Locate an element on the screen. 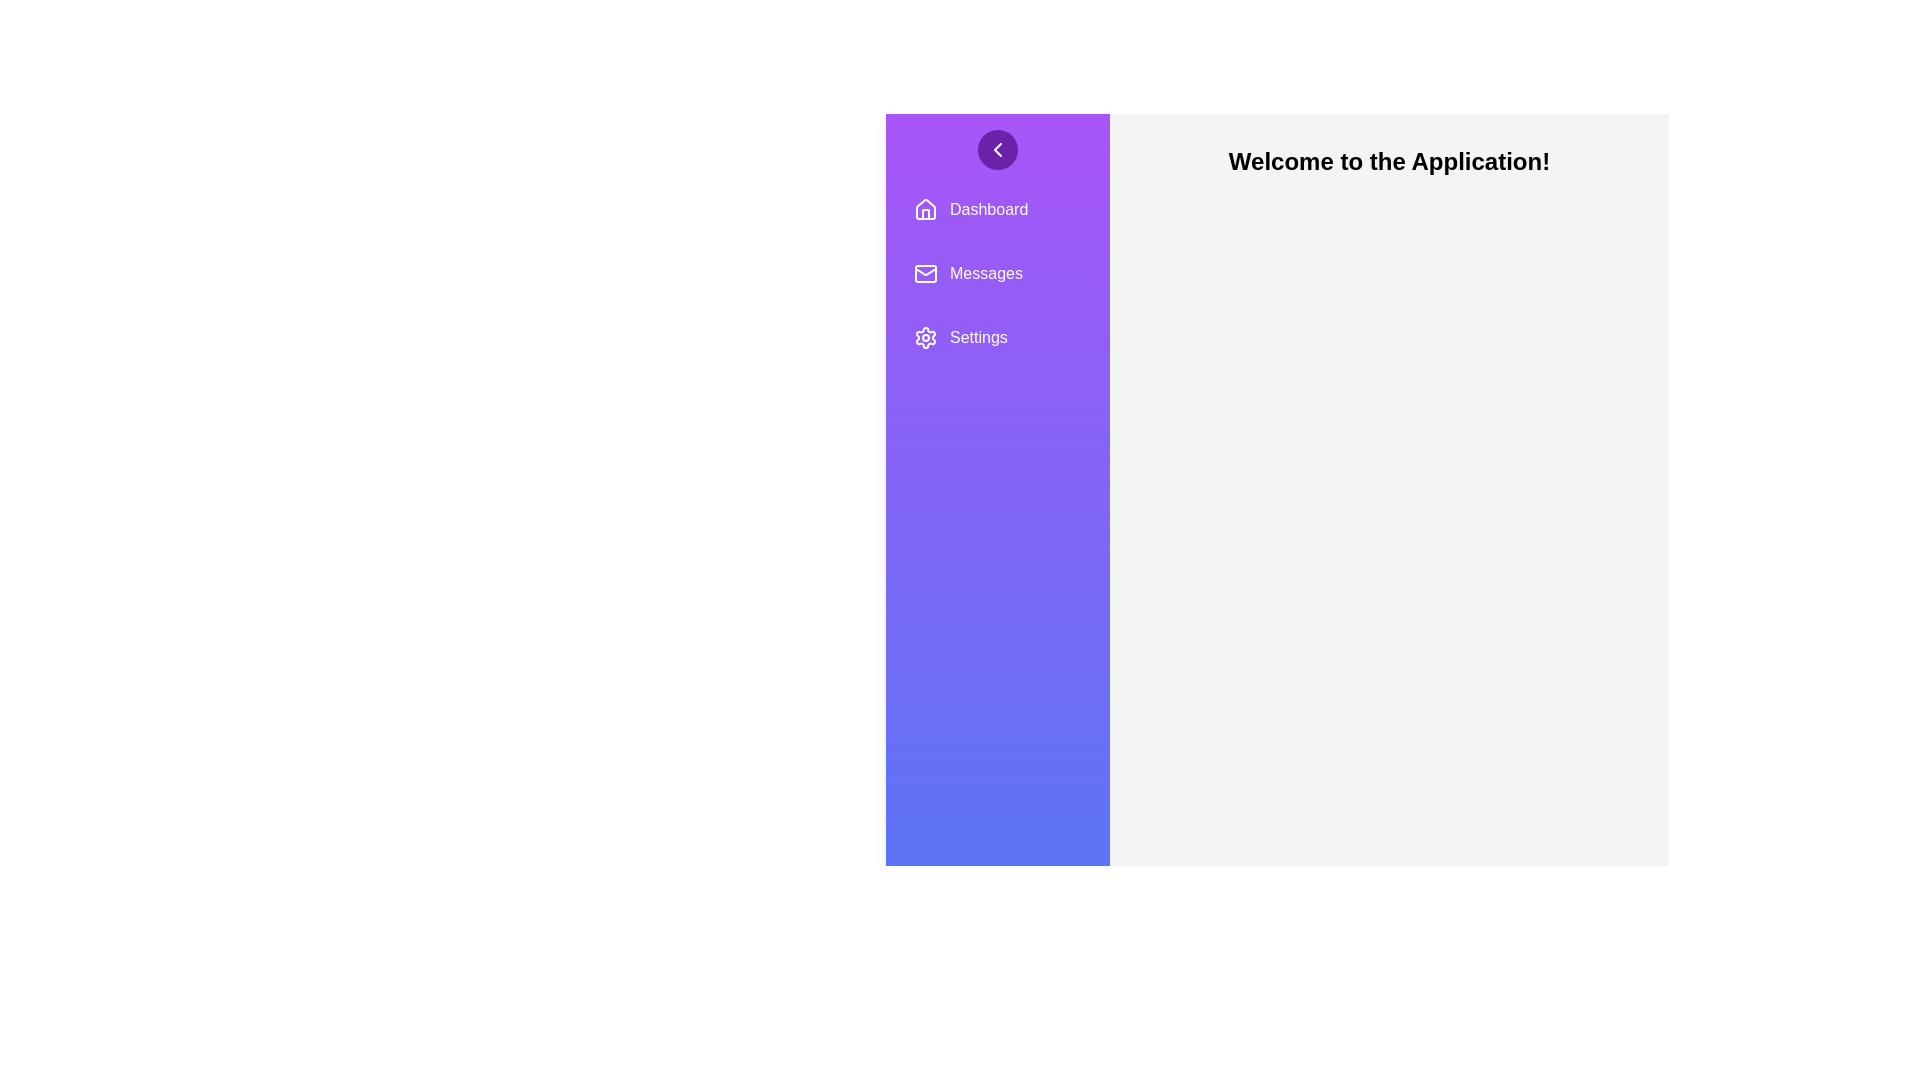 The height and width of the screenshot is (1080, 1920). bold text 'Welcome to the Application!' prominently displayed in the top right section of the interface is located at coordinates (1388, 161).